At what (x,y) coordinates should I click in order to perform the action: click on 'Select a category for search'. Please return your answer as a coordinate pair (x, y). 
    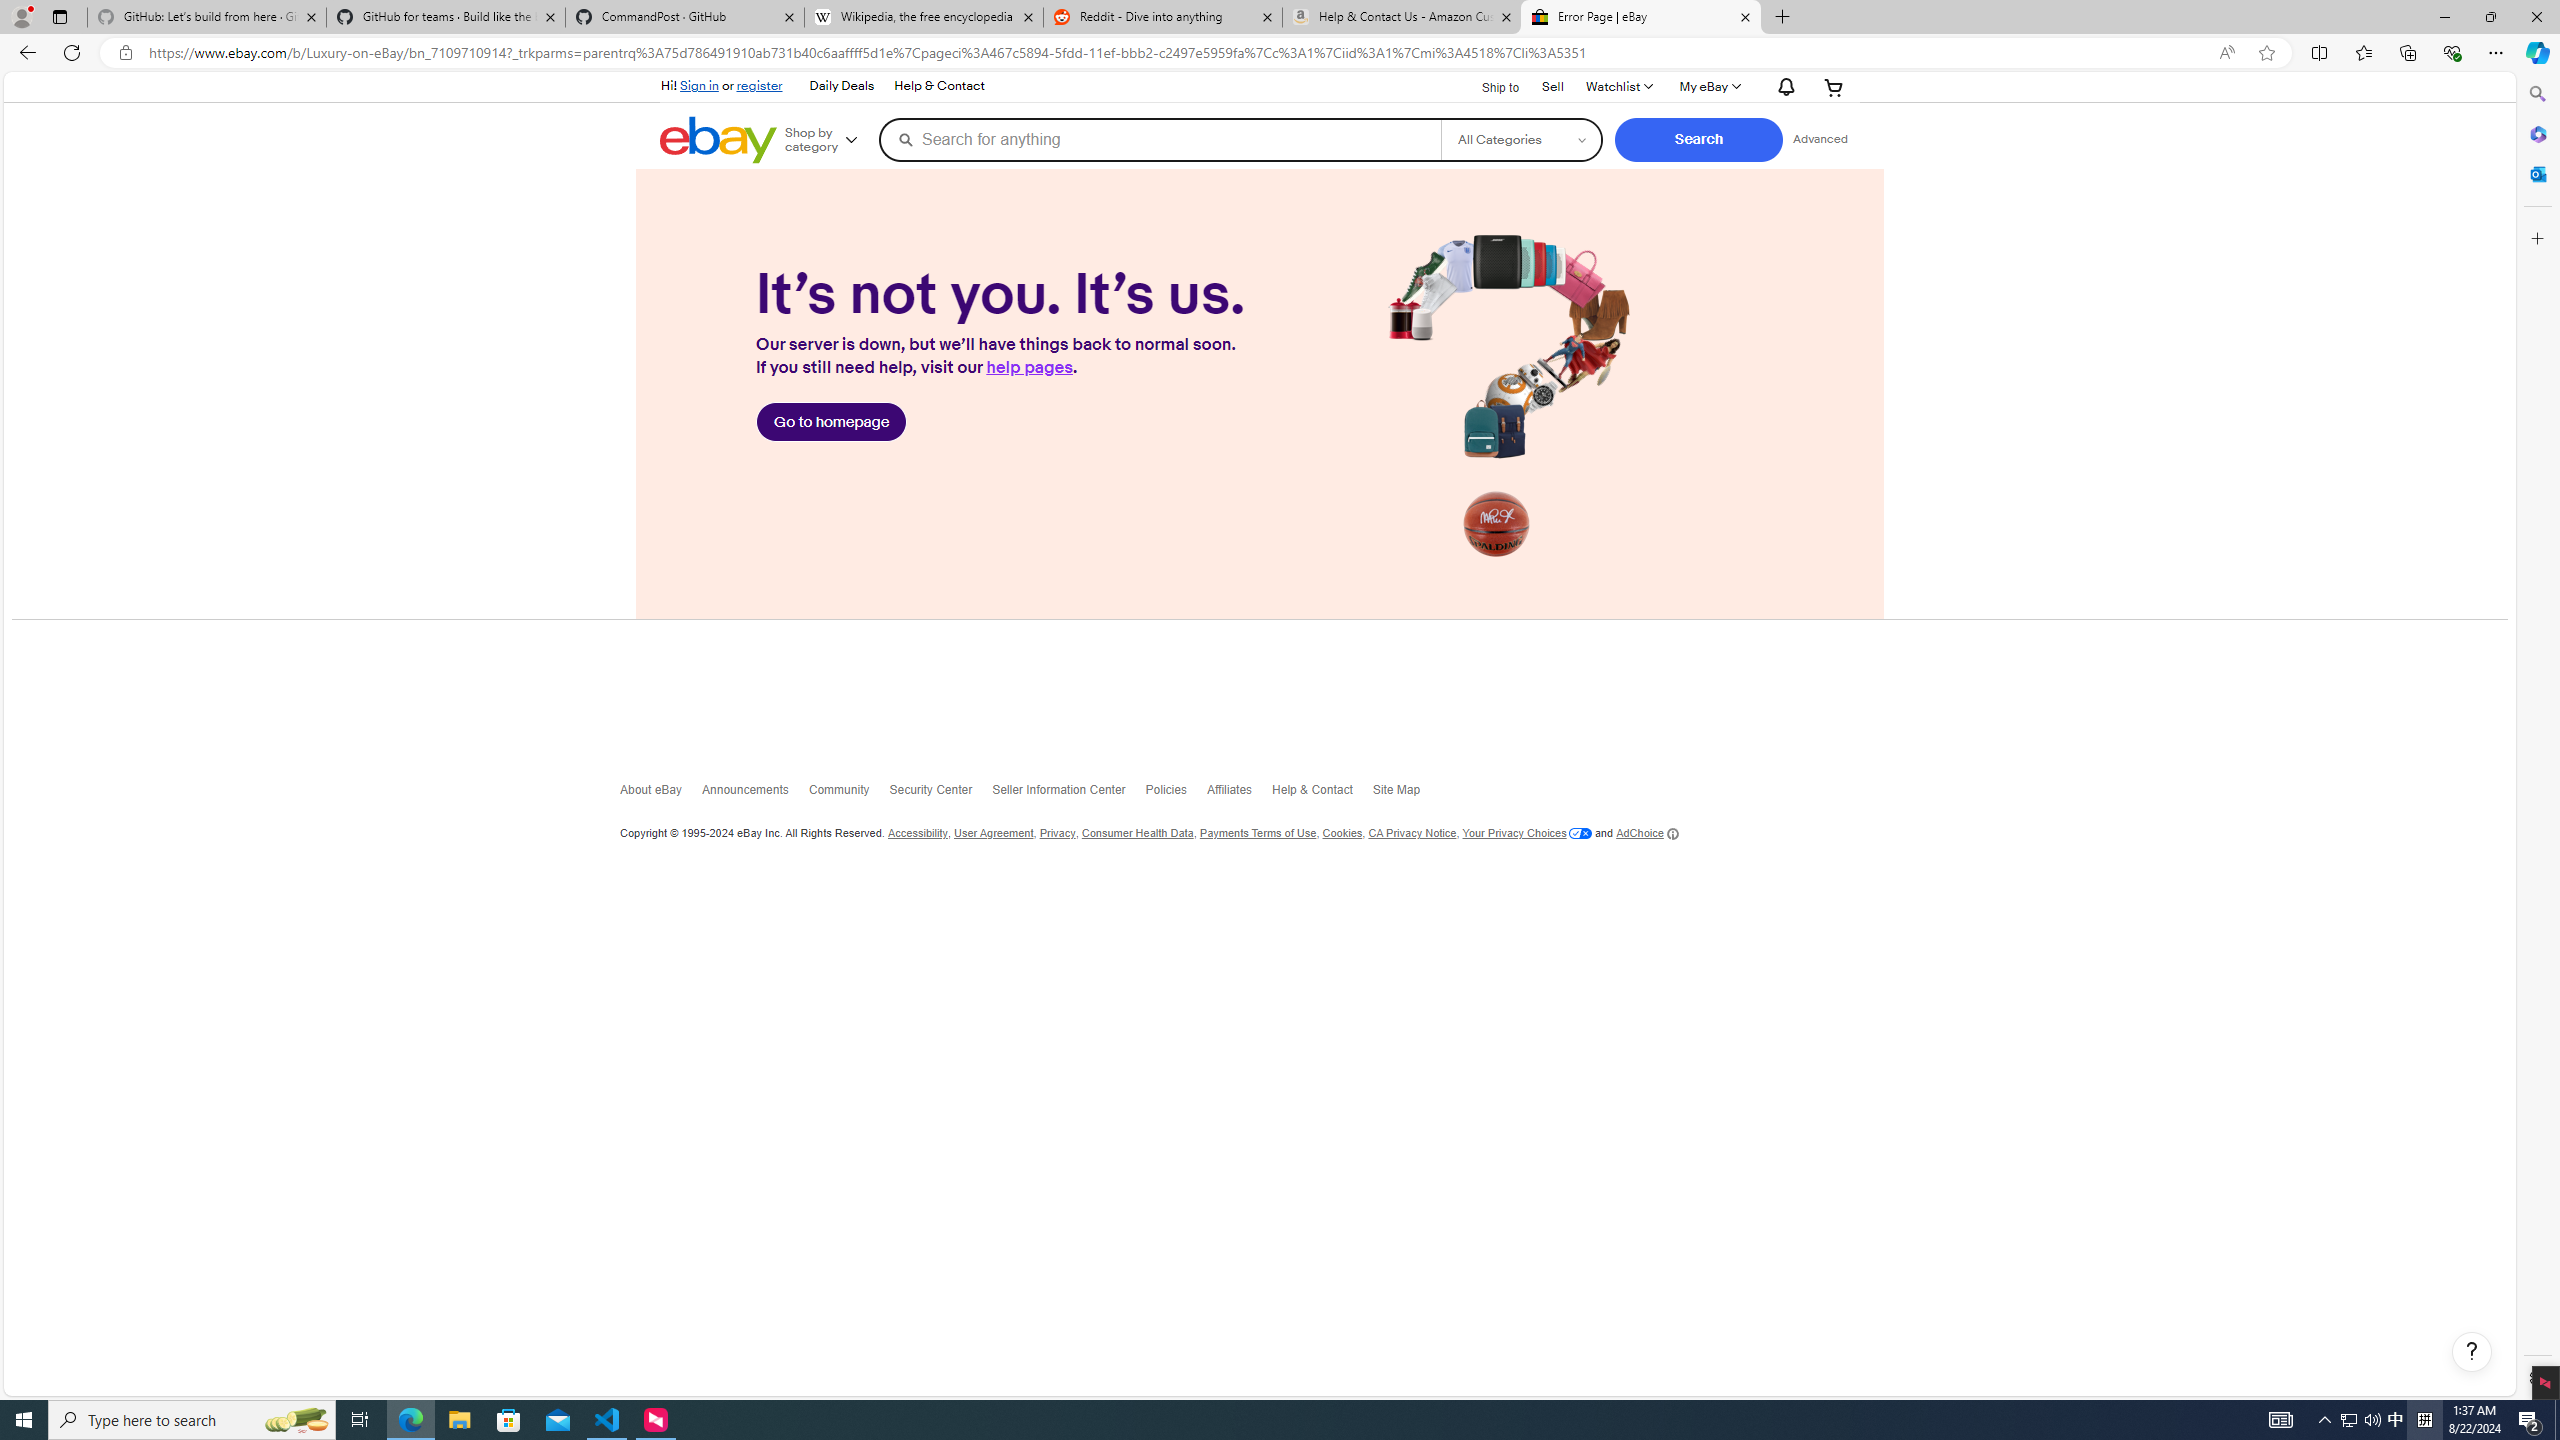
    Looking at the image, I should click on (1519, 138).